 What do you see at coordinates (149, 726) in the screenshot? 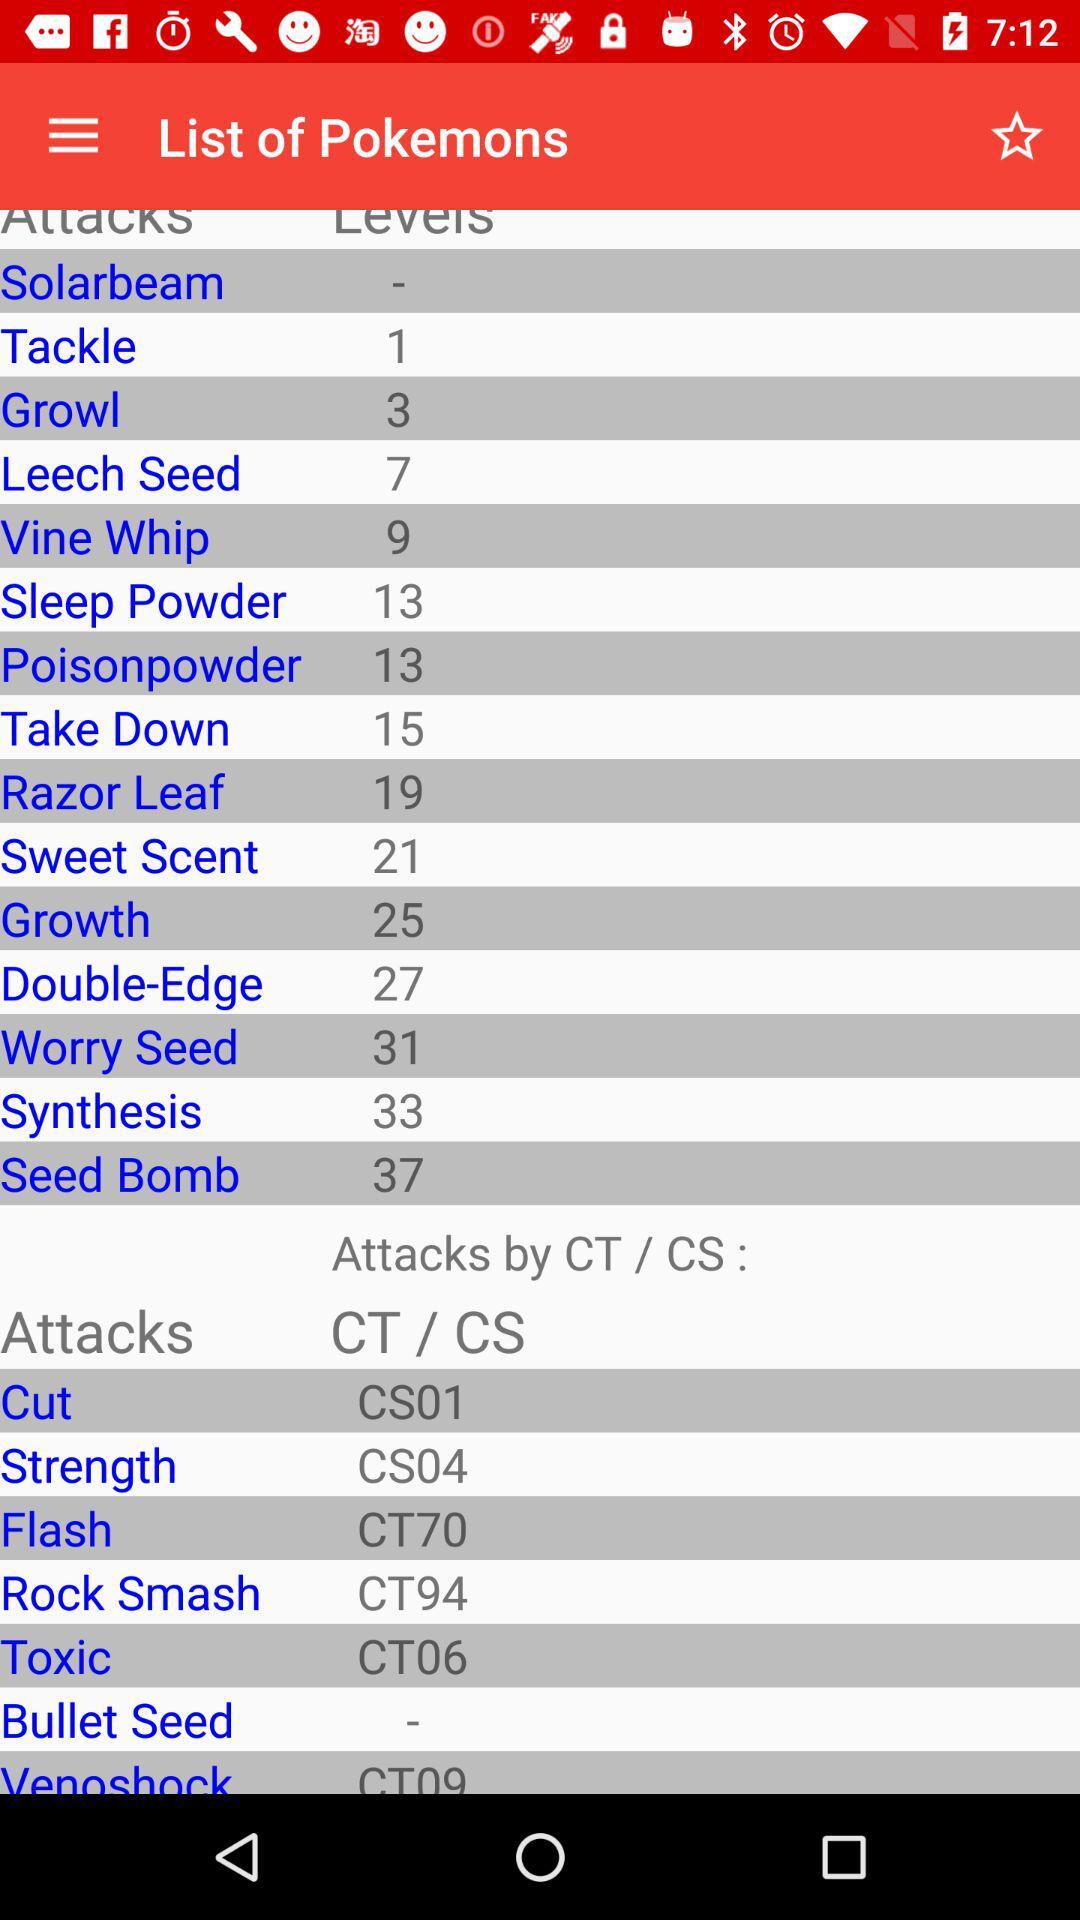
I see `the take down item` at bounding box center [149, 726].